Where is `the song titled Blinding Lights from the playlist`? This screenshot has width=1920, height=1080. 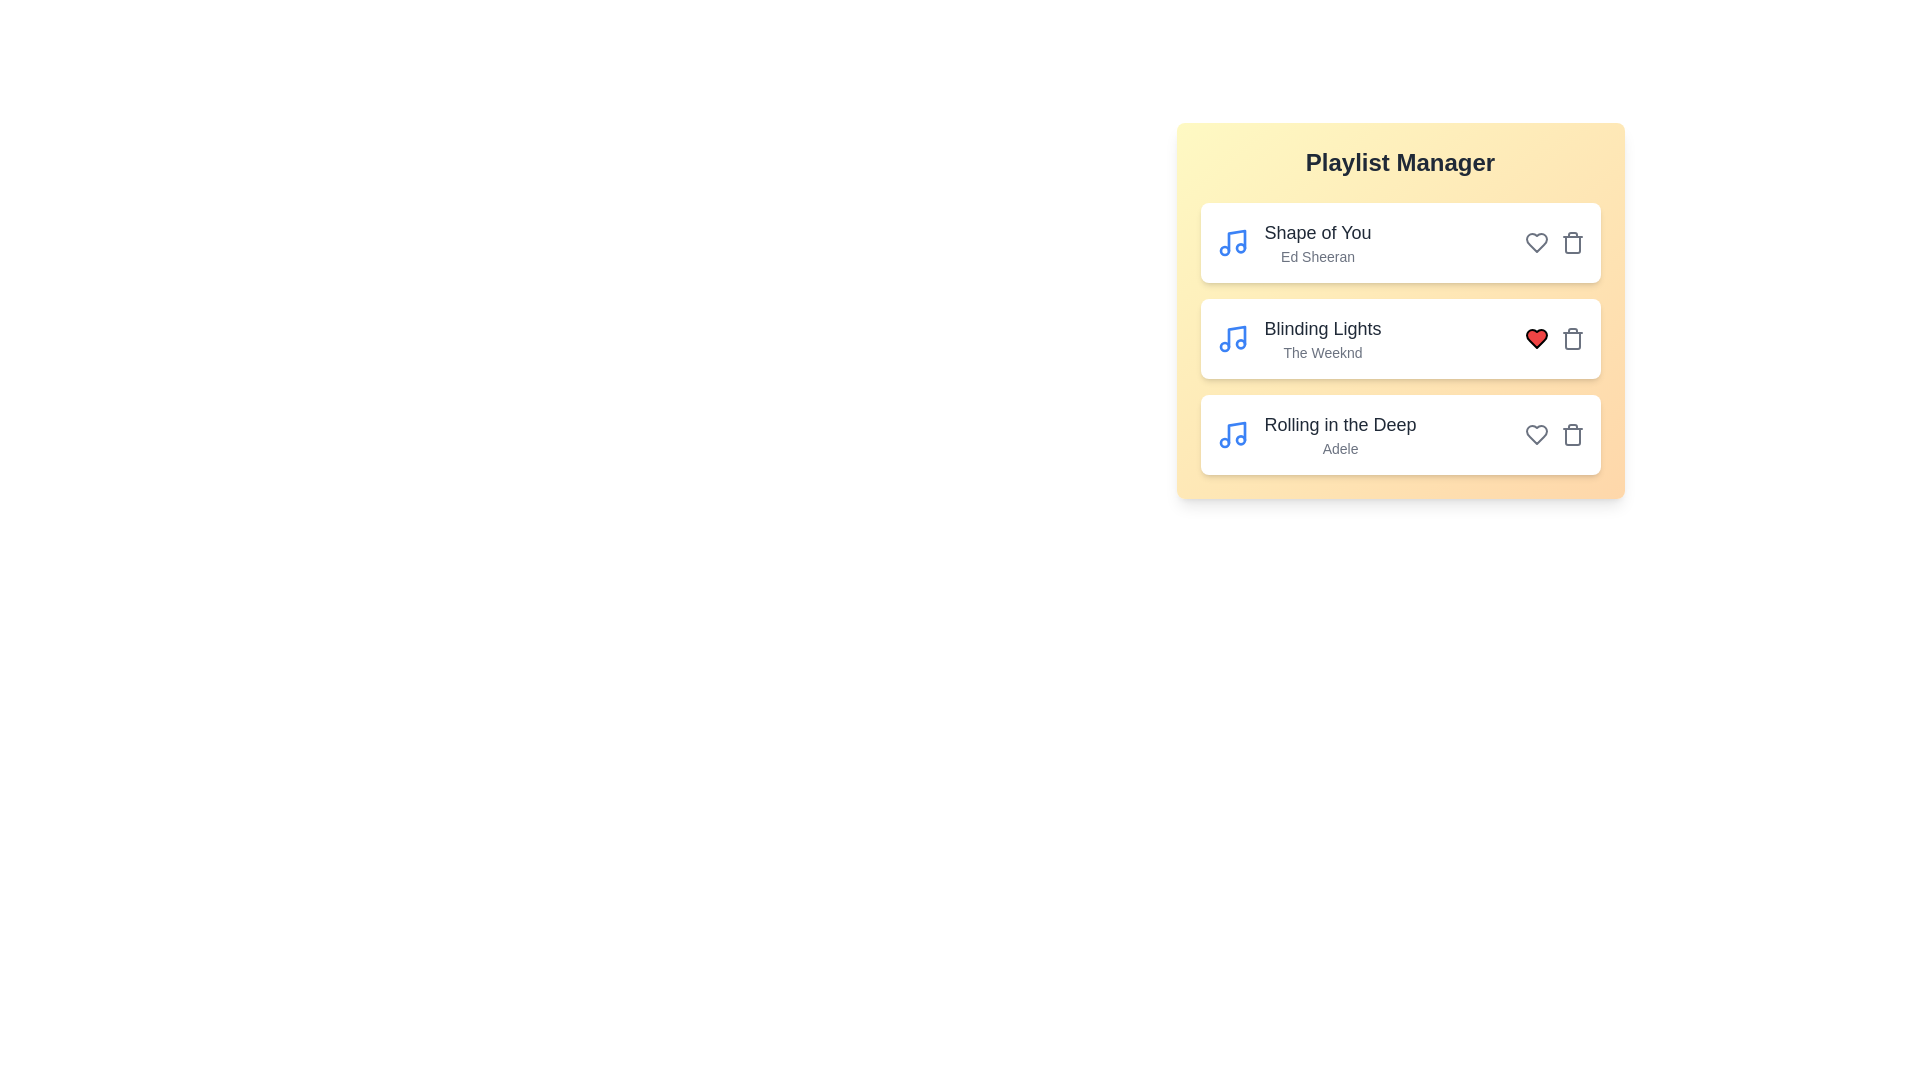
the song titled Blinding Lights from the playlist is located at coordinates (1571, 338).